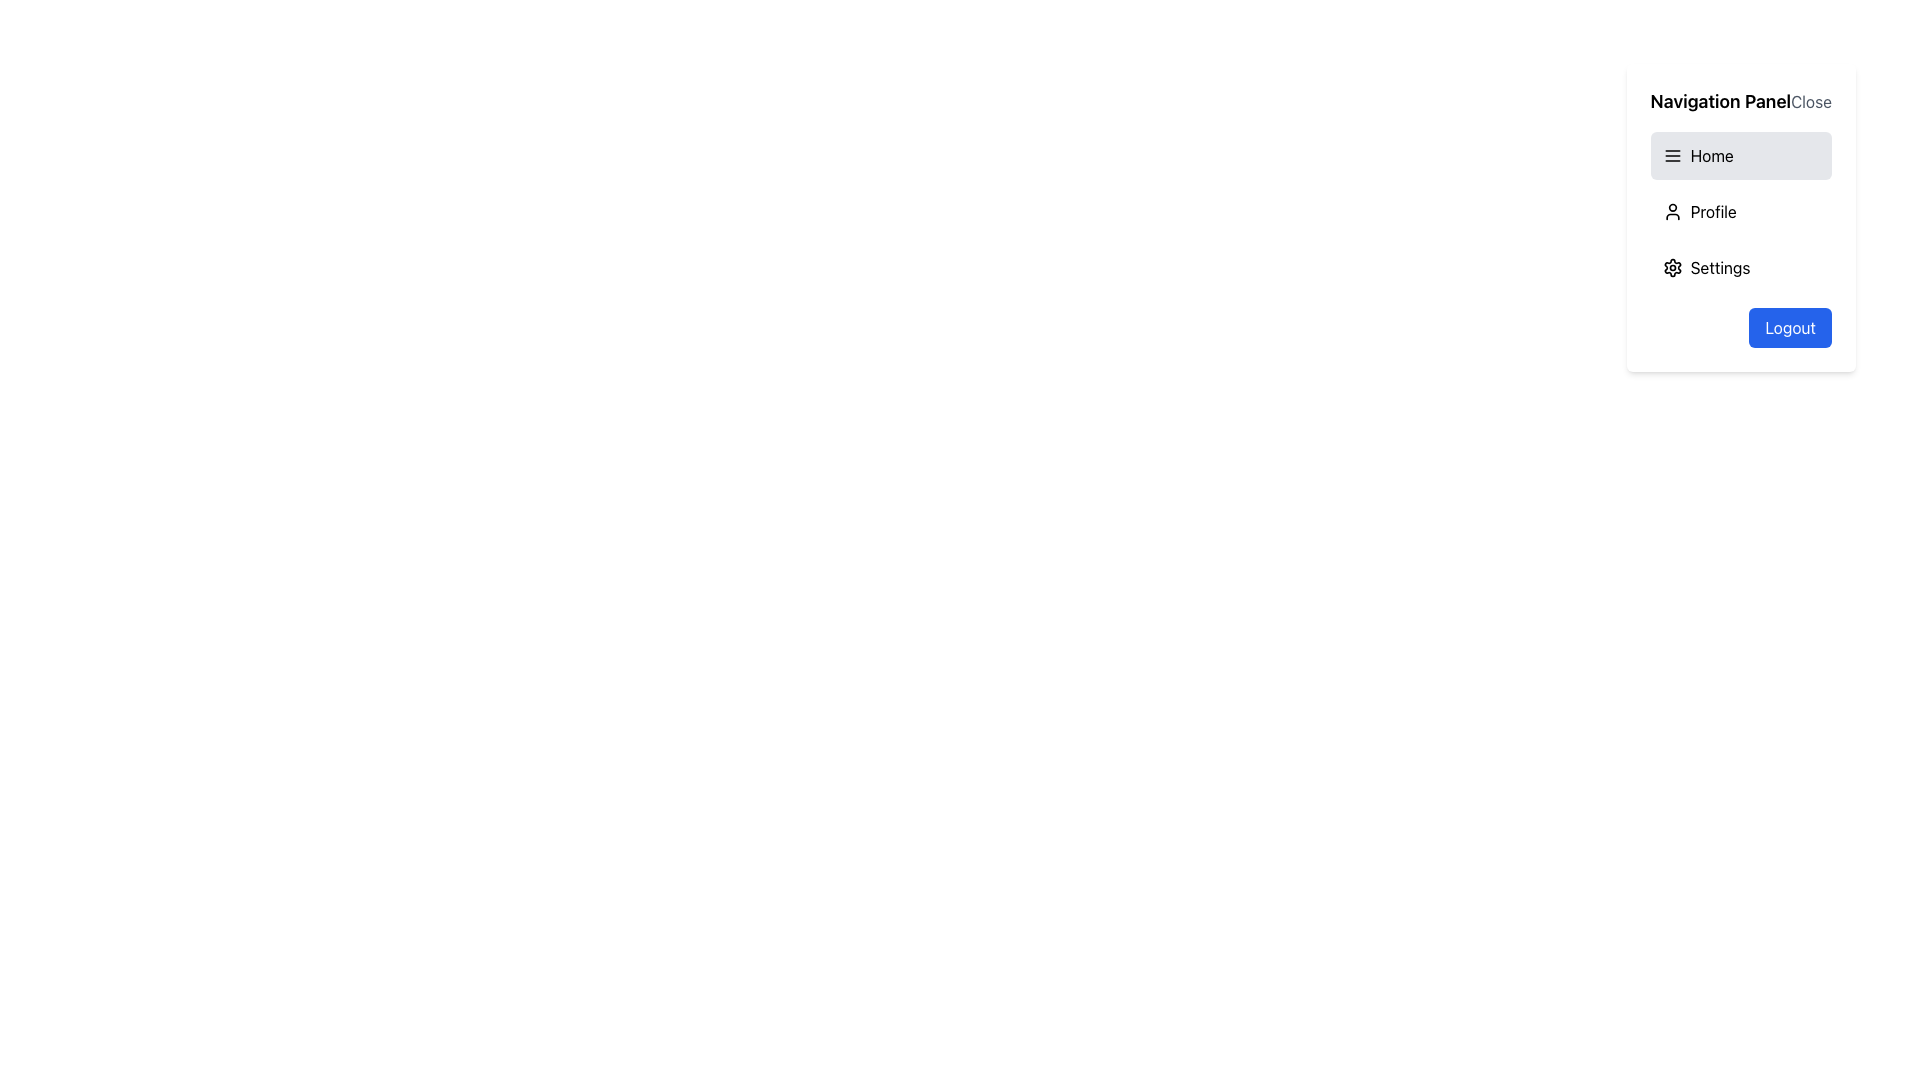  I want to click on the 'Settings' text label component in the vertical menu list, so click(1719, 266).